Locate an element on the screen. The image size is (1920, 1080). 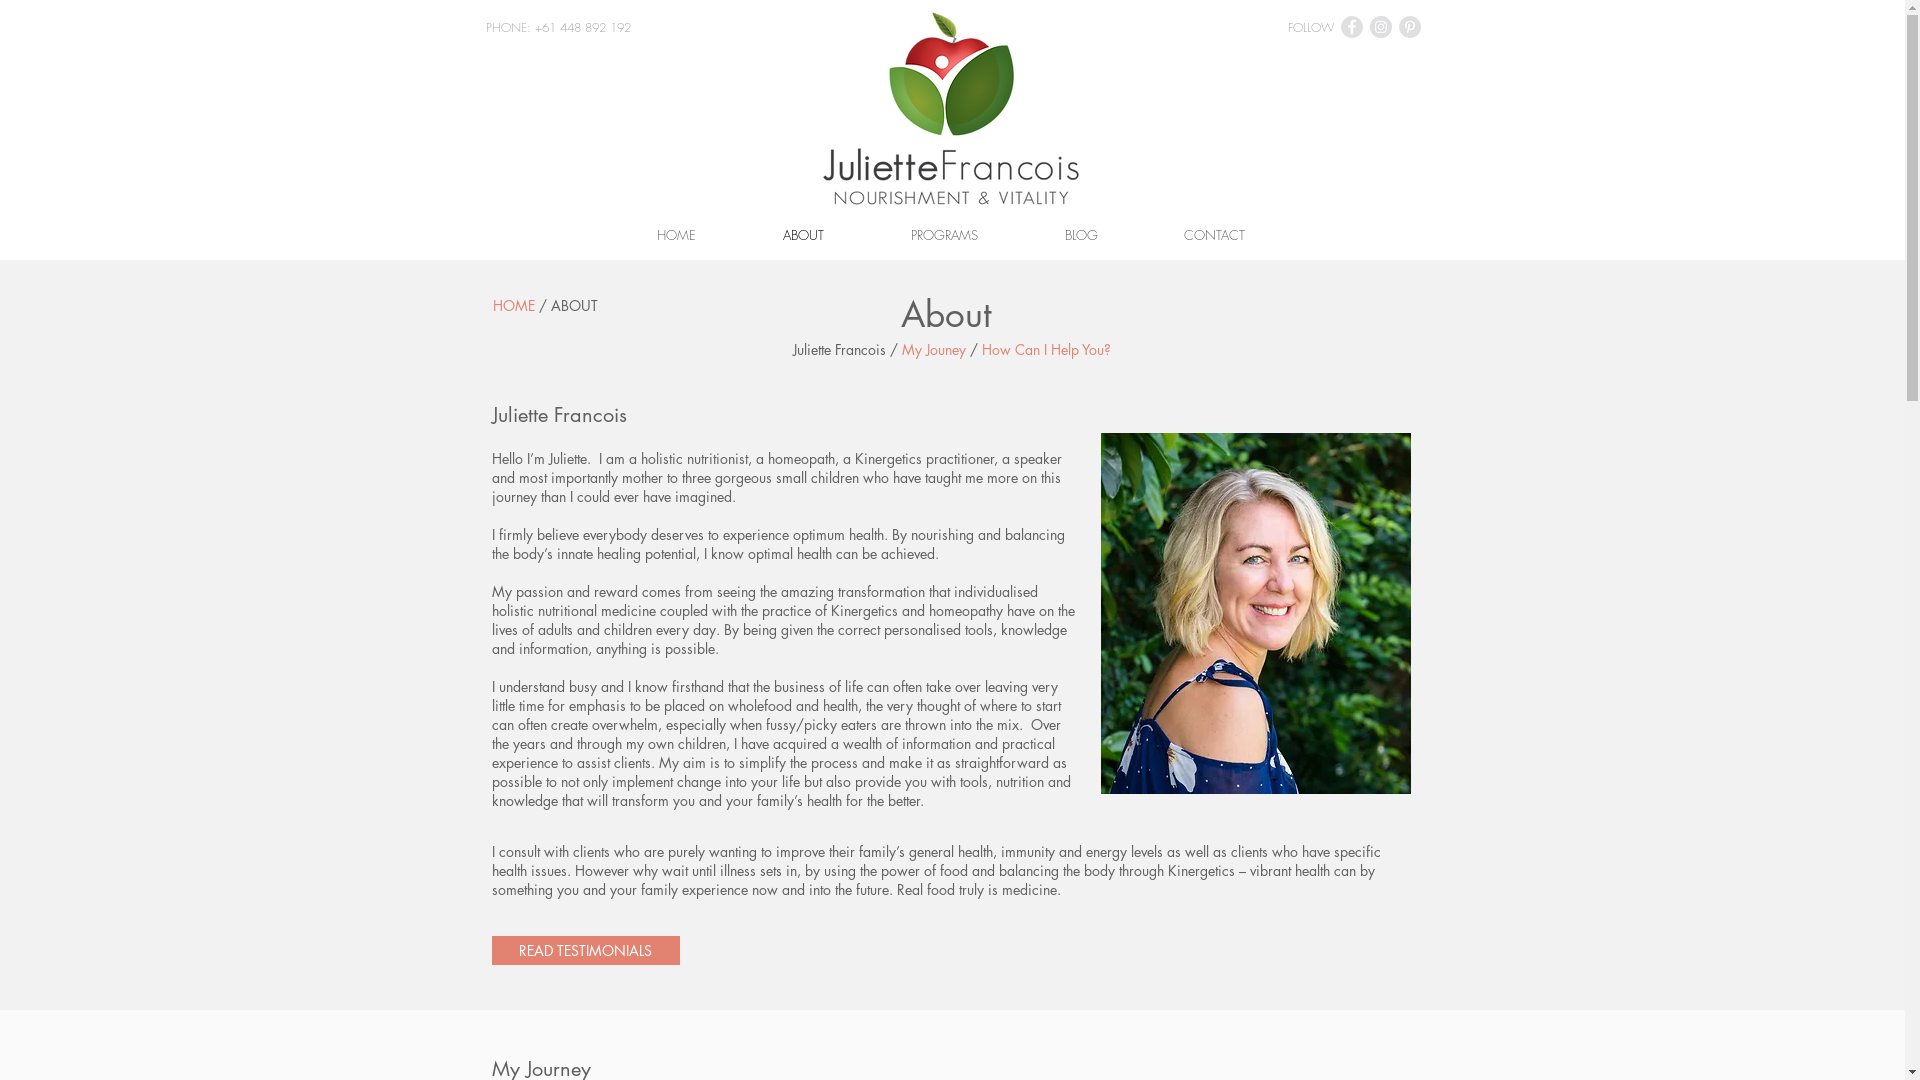
'HOME' is located at coordinates (491, 305).